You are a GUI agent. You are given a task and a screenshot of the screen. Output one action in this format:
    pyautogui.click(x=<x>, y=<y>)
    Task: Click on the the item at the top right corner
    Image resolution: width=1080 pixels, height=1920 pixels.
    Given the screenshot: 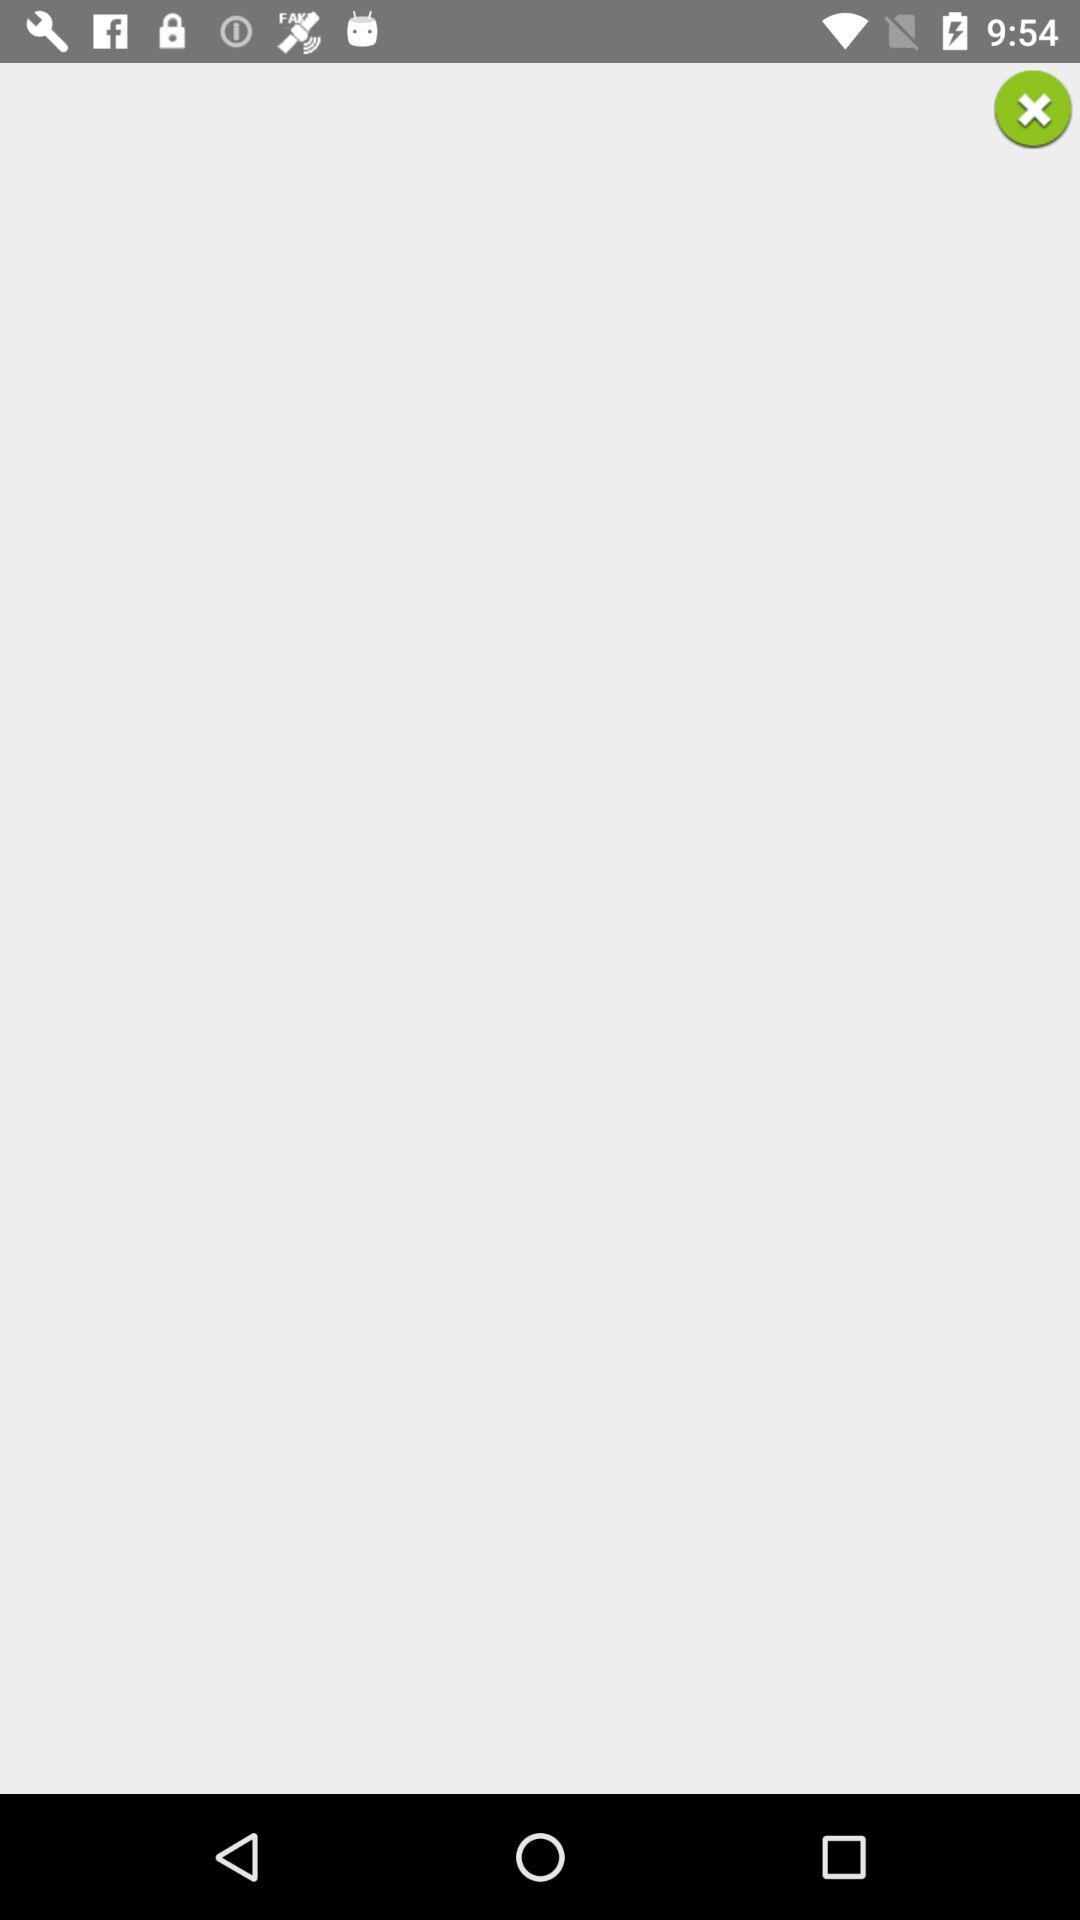 What is the action you would take?
    pyautogui.click(x=1033, y=108)
    